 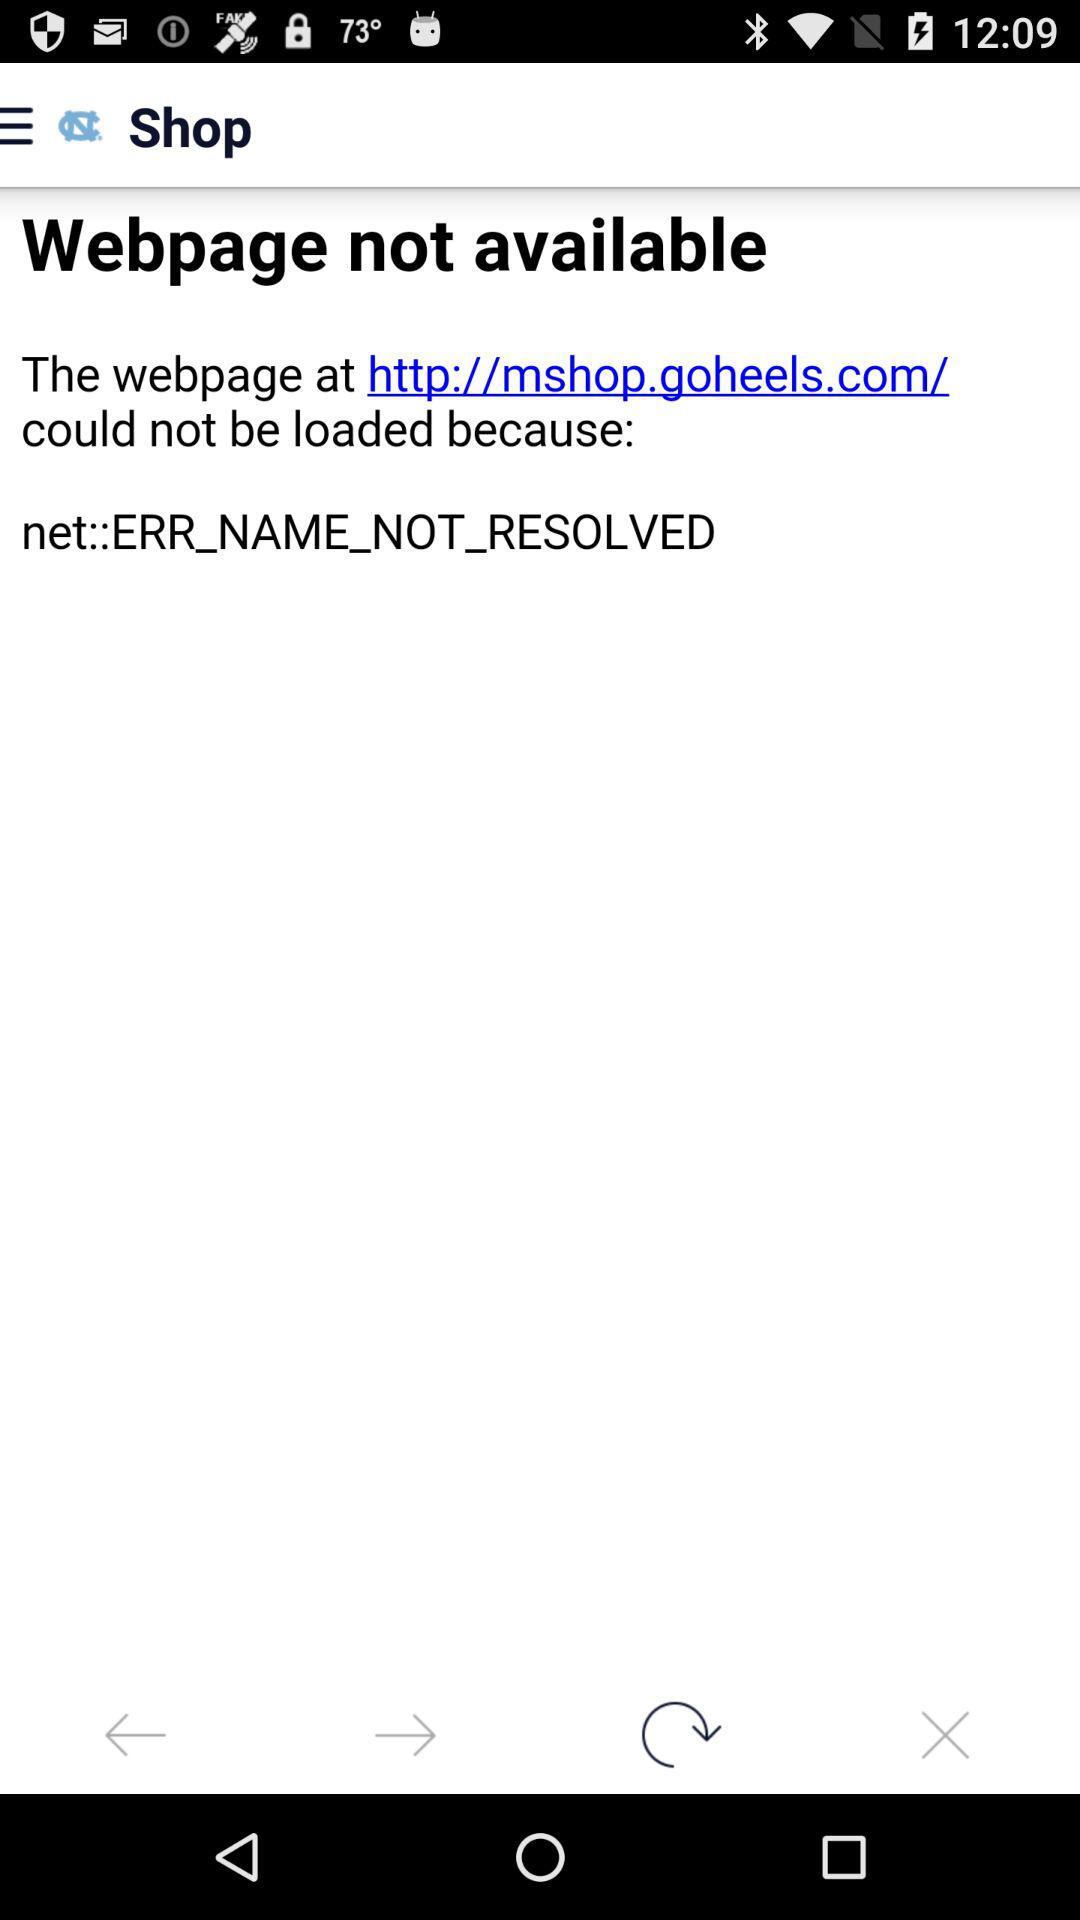 What do you see at coordinates (135, 1733) in the screenshot?
I see `click the bottom left` at bounding box center [135, 1733].